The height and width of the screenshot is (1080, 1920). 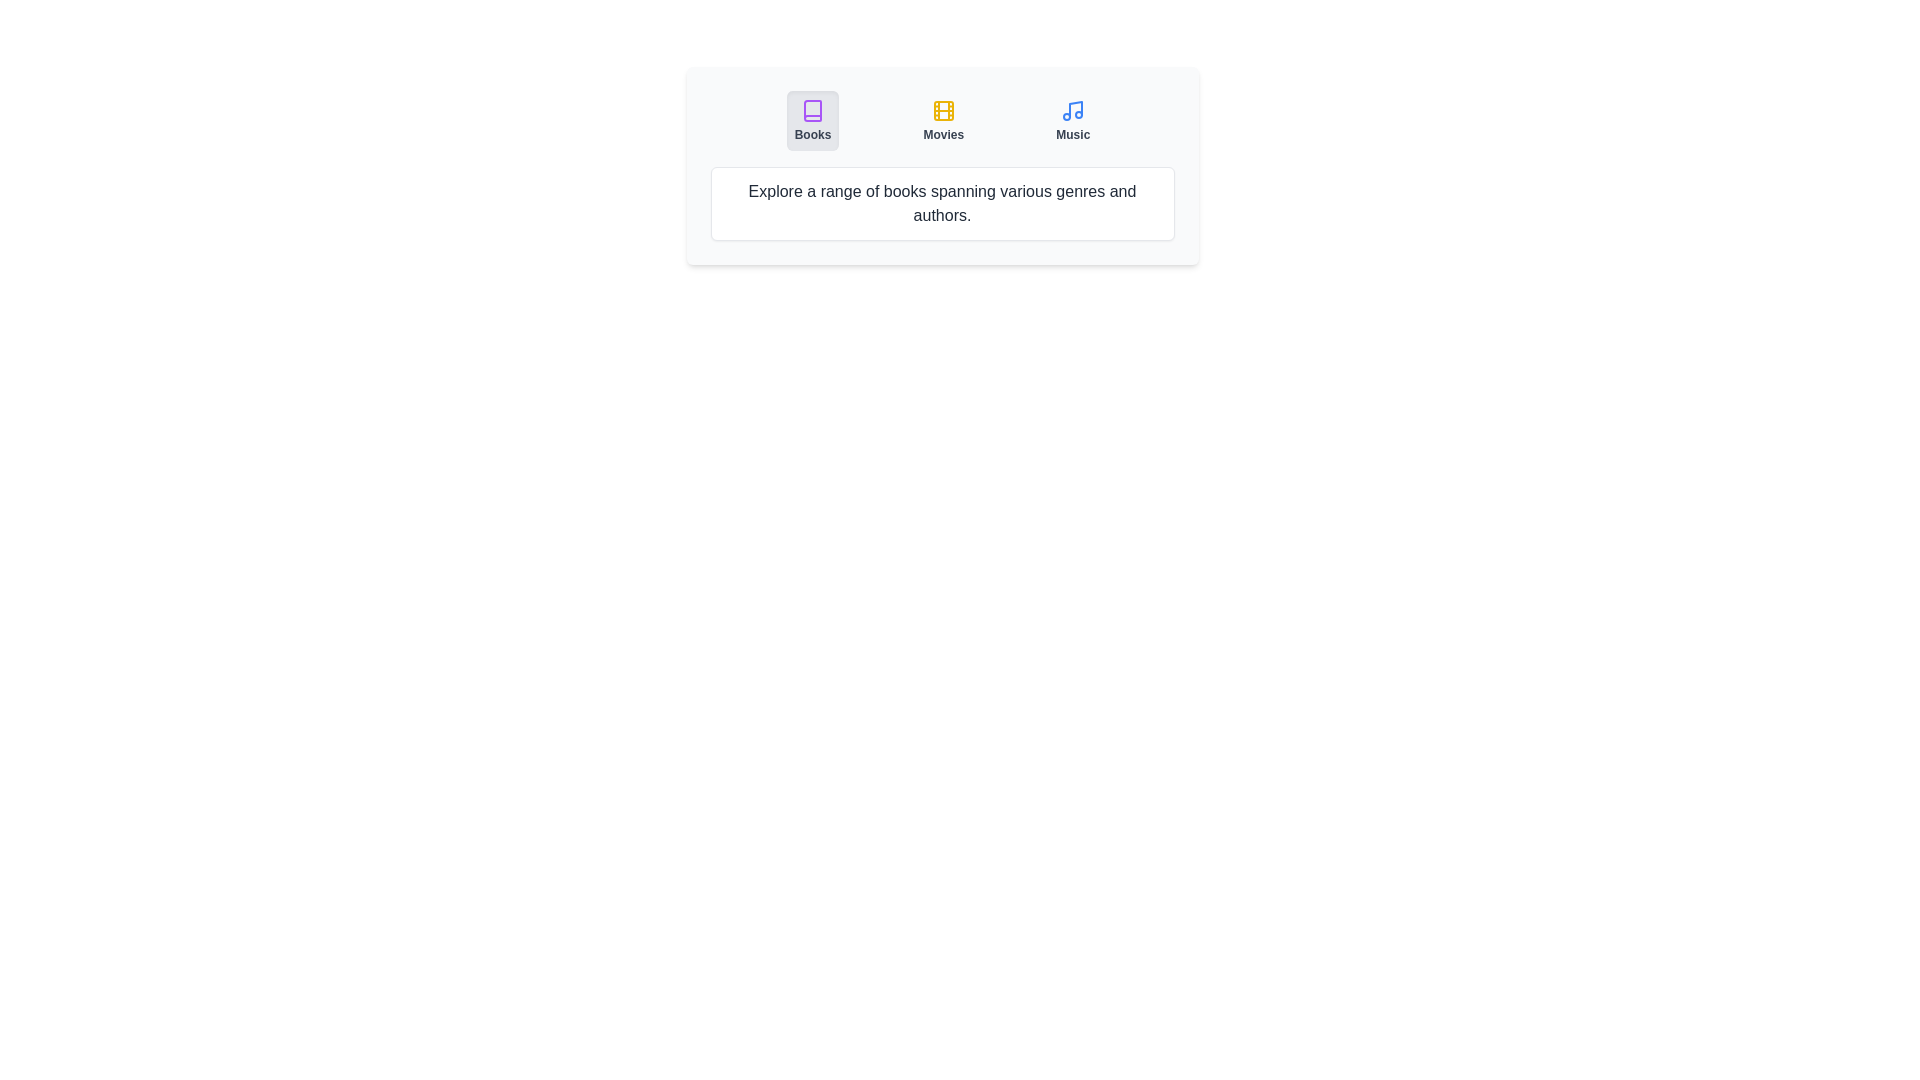 What do you see at coordinates (812, 120) in the screenshot?
I see `the Books tab by clicking on its button` at bounding box center [812, 120].